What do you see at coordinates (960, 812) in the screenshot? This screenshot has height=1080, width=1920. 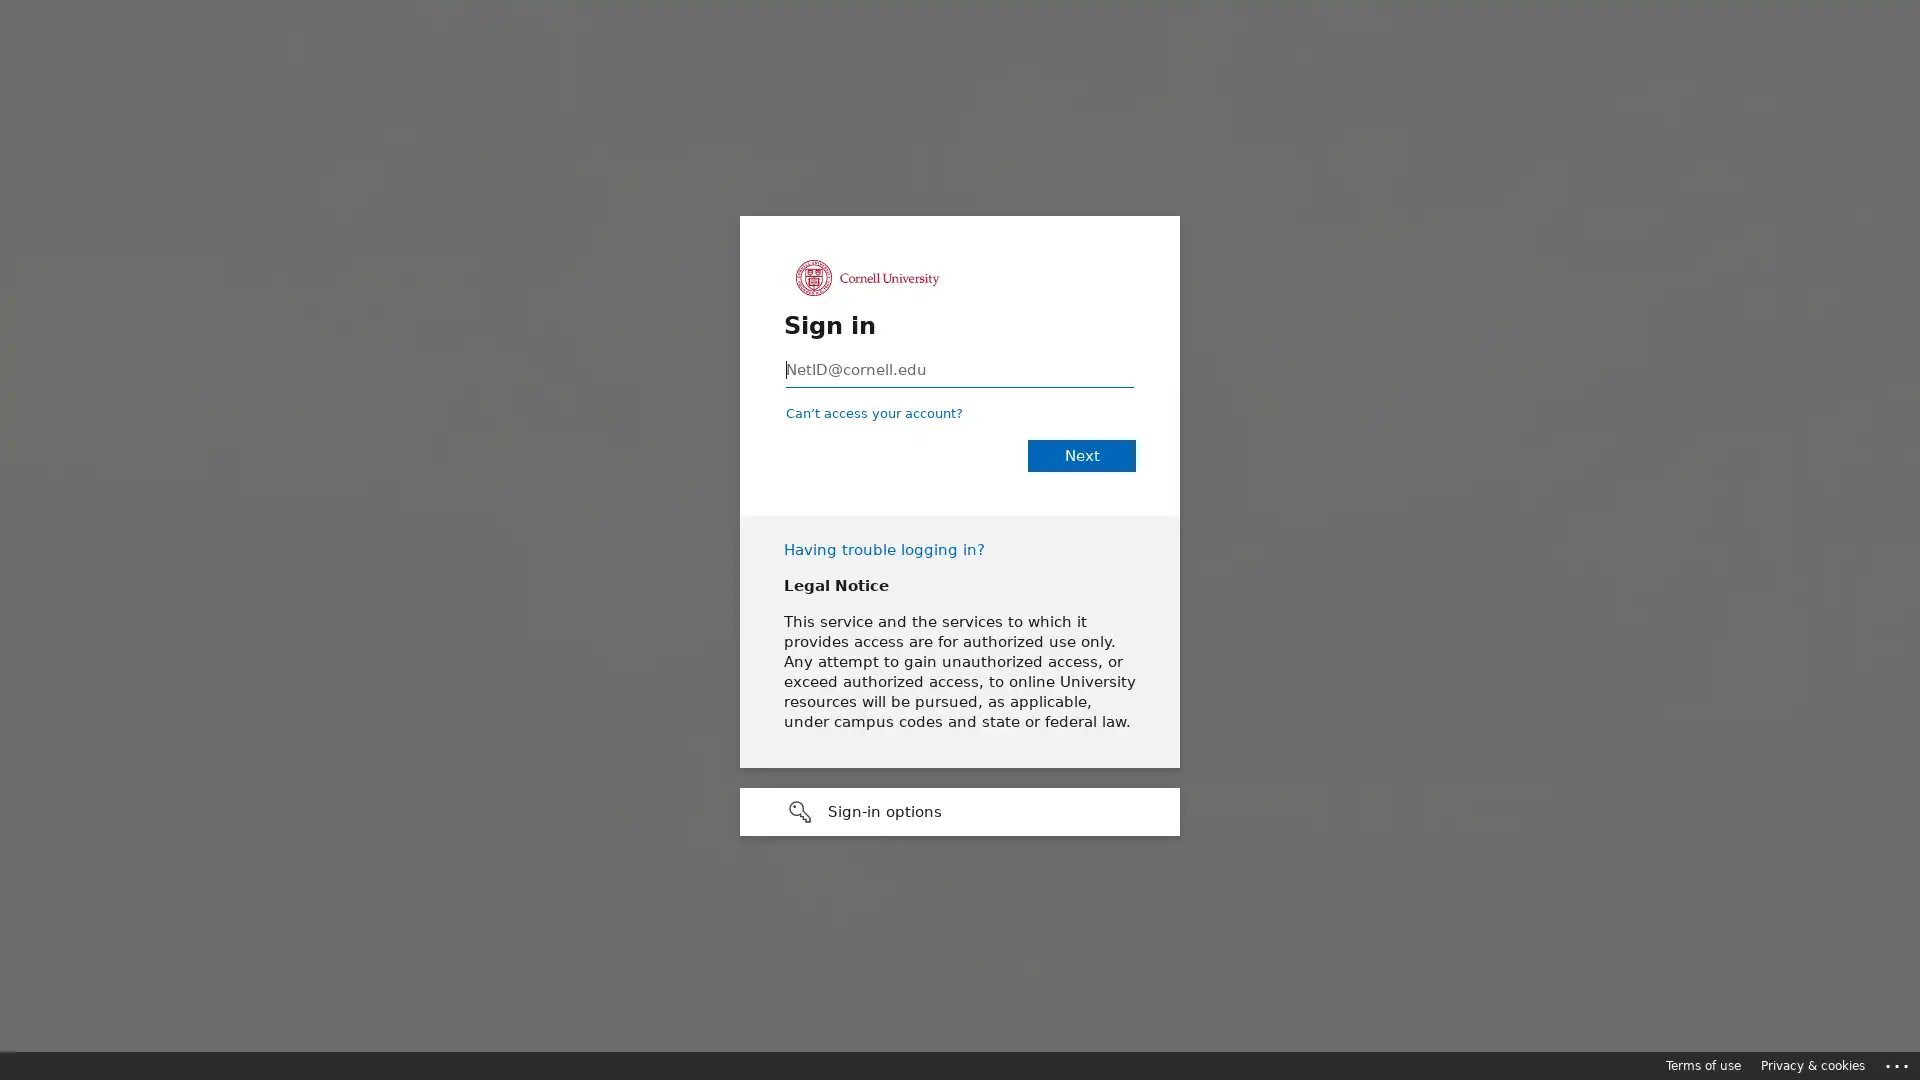 I see `Sign-in options` at bounding box center [960, 812].